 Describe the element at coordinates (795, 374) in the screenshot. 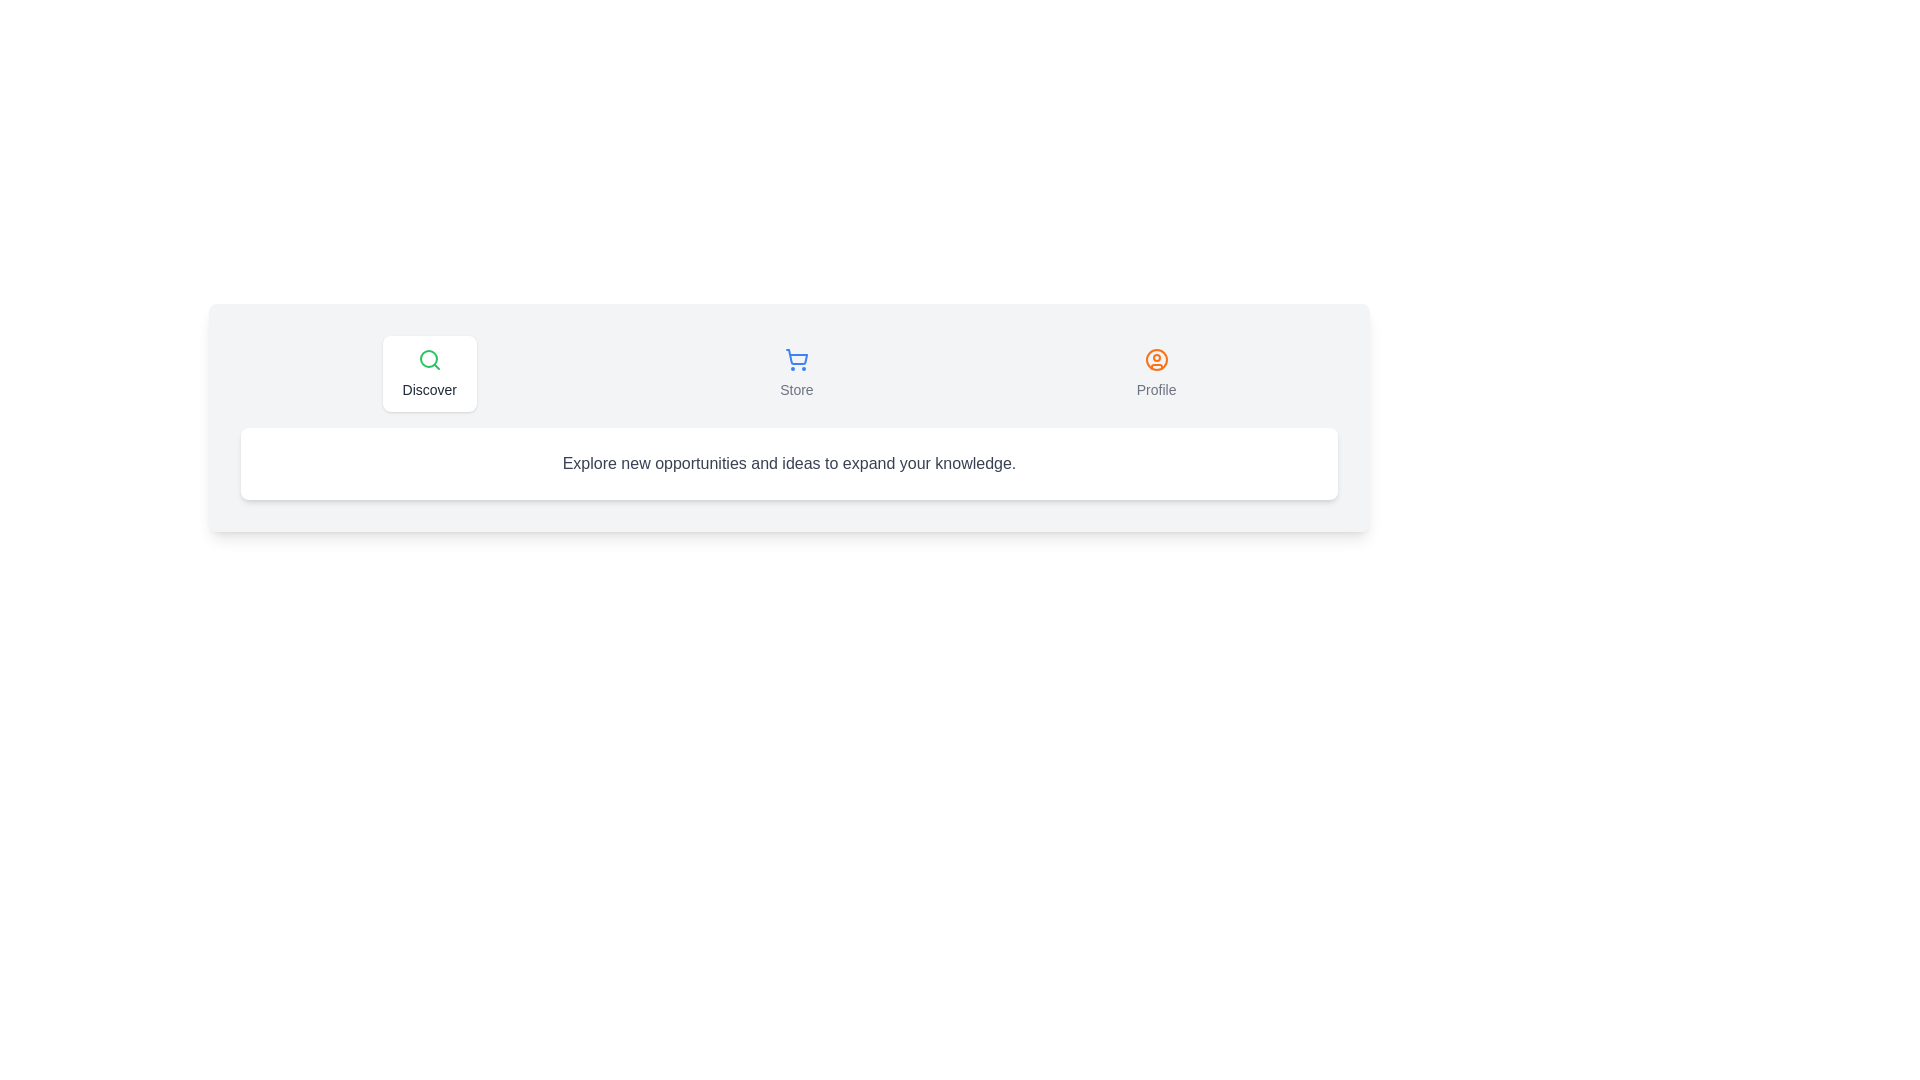

I see `the Store tab to navigate to its content` at that location.